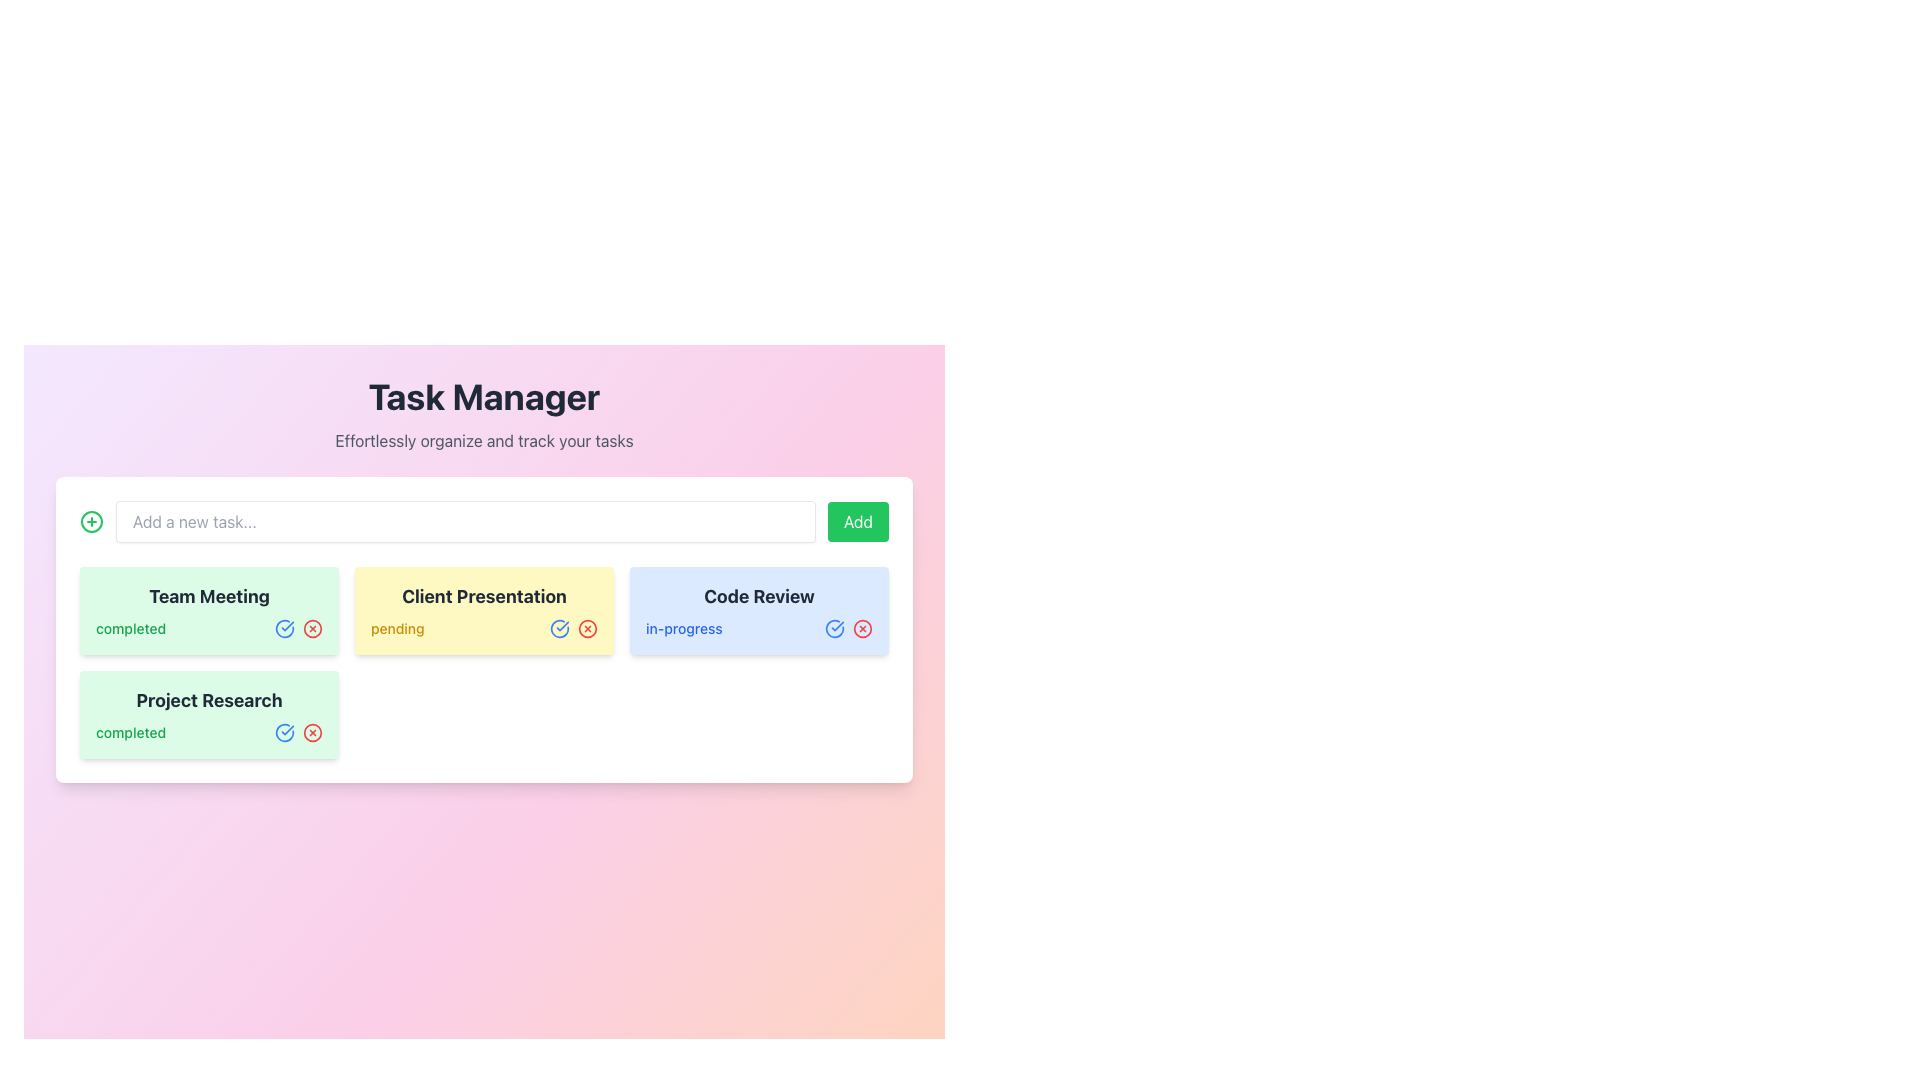 This screenshot has height=1080, width=1920. What do you see at coordinates (311, 627) in the screenshot?
I see `the circular graphic element with a red border and light green background located on the right side of the 'Team Meeting' task item in the task management view` at bounding box center [311, 627].